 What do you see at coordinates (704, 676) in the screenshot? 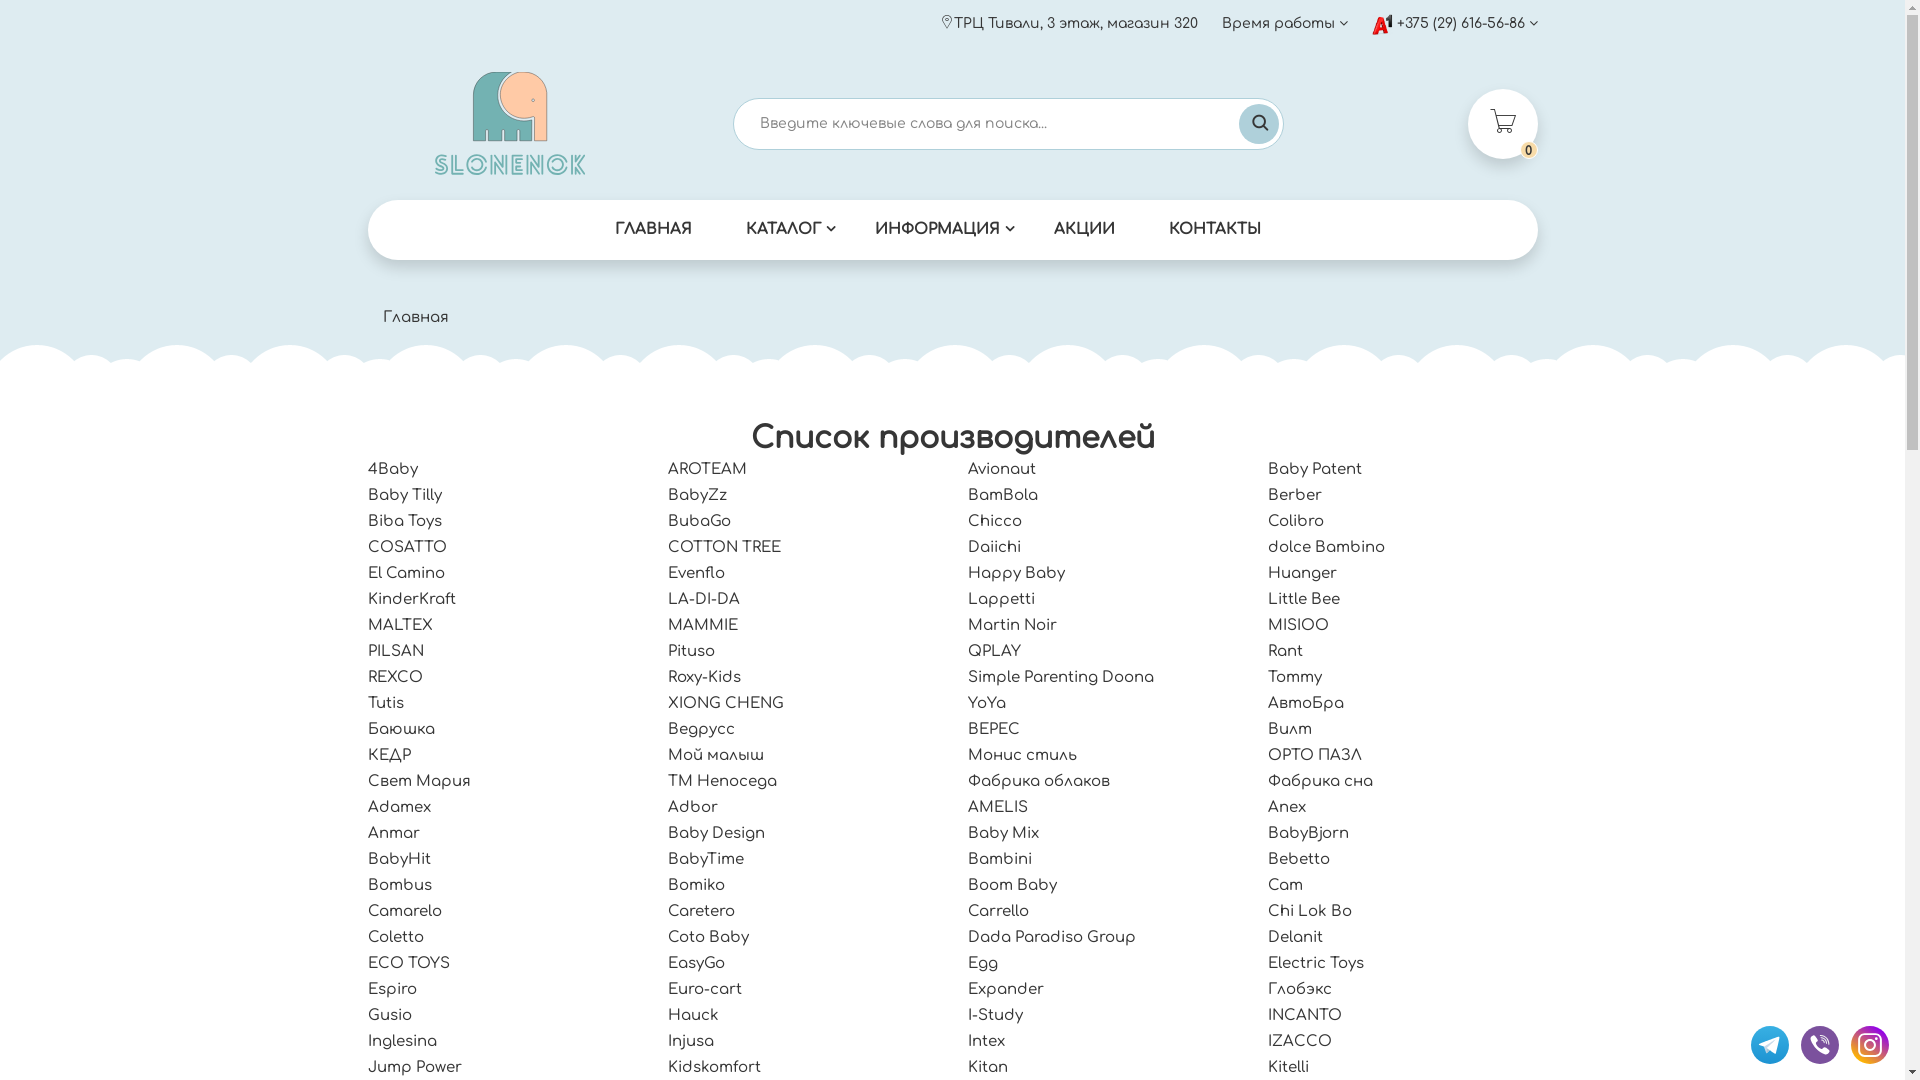
I see `'Roxy-Kids'` at bounding box center [704, 676].